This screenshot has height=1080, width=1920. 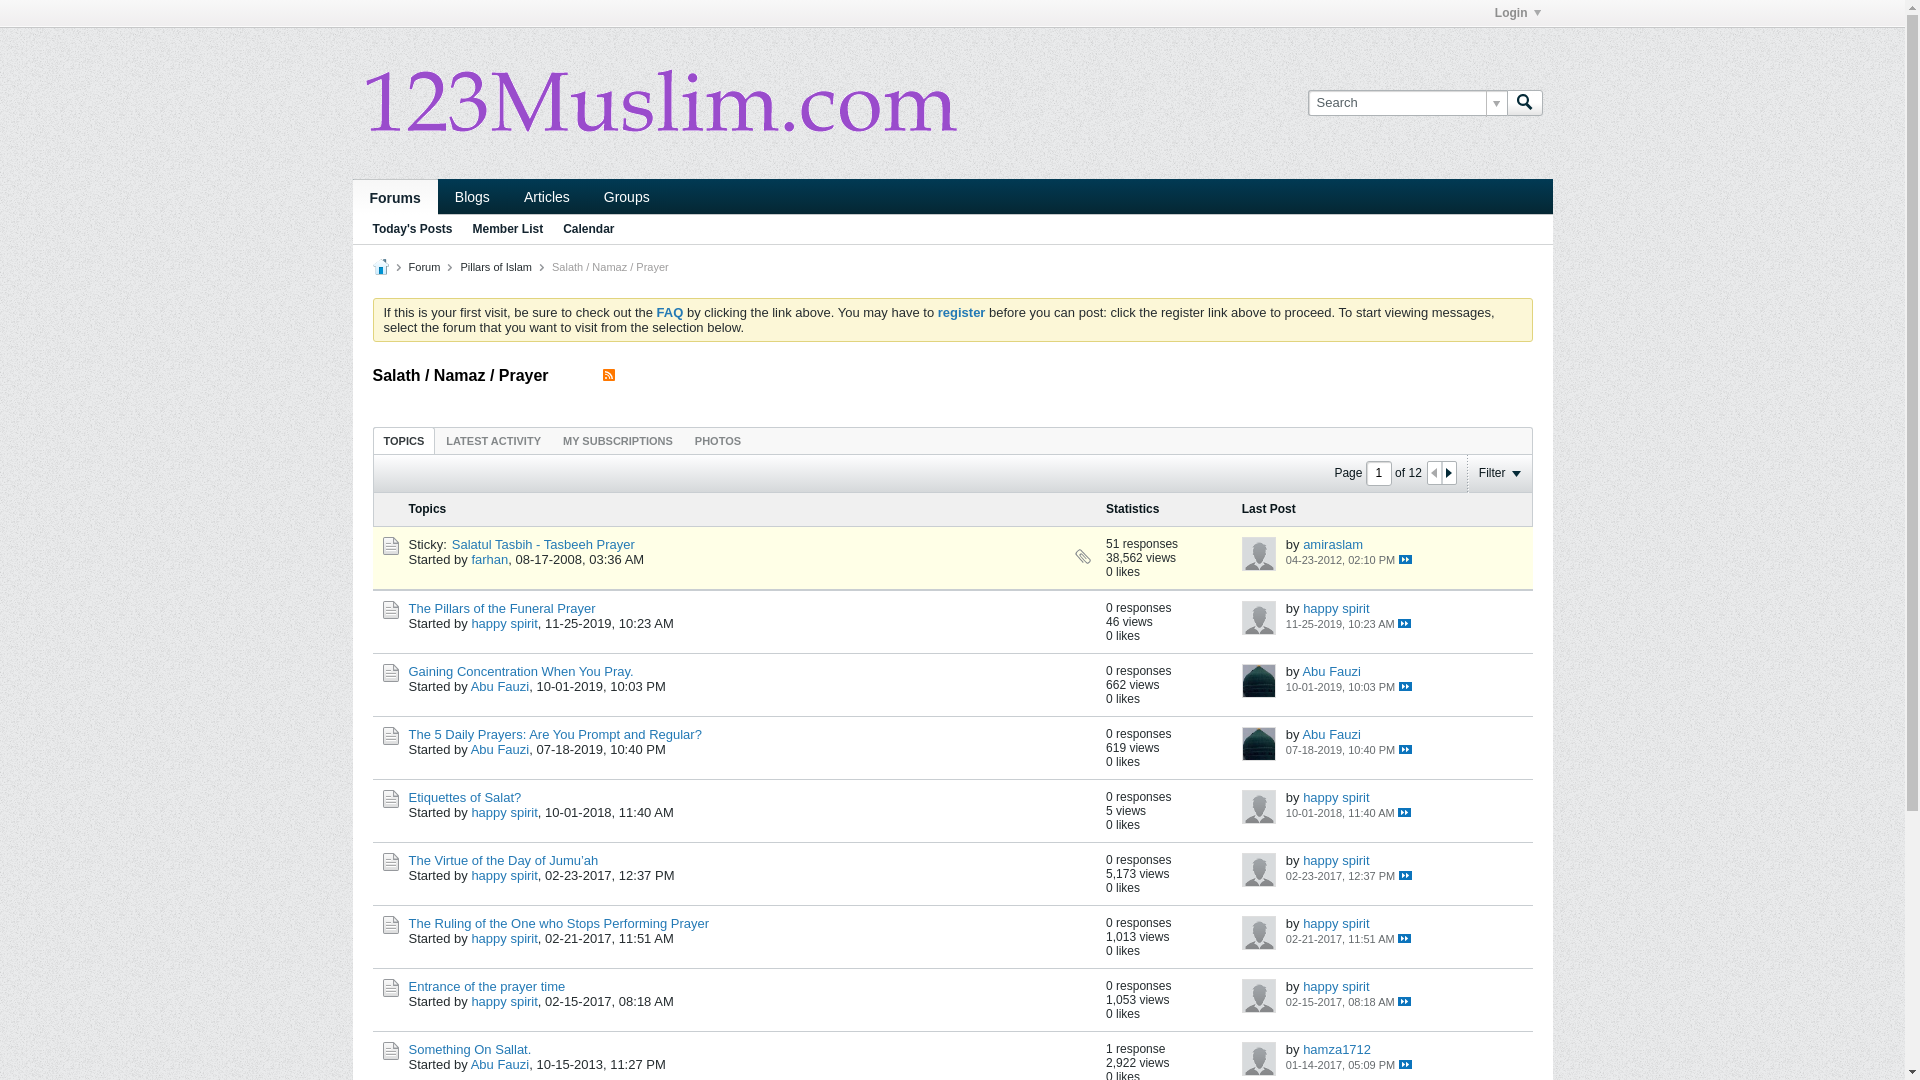 What do you see at coordinates (403, 439) in the screenshot?
I see `'TOPICS'` at bounding box center [403, 439].